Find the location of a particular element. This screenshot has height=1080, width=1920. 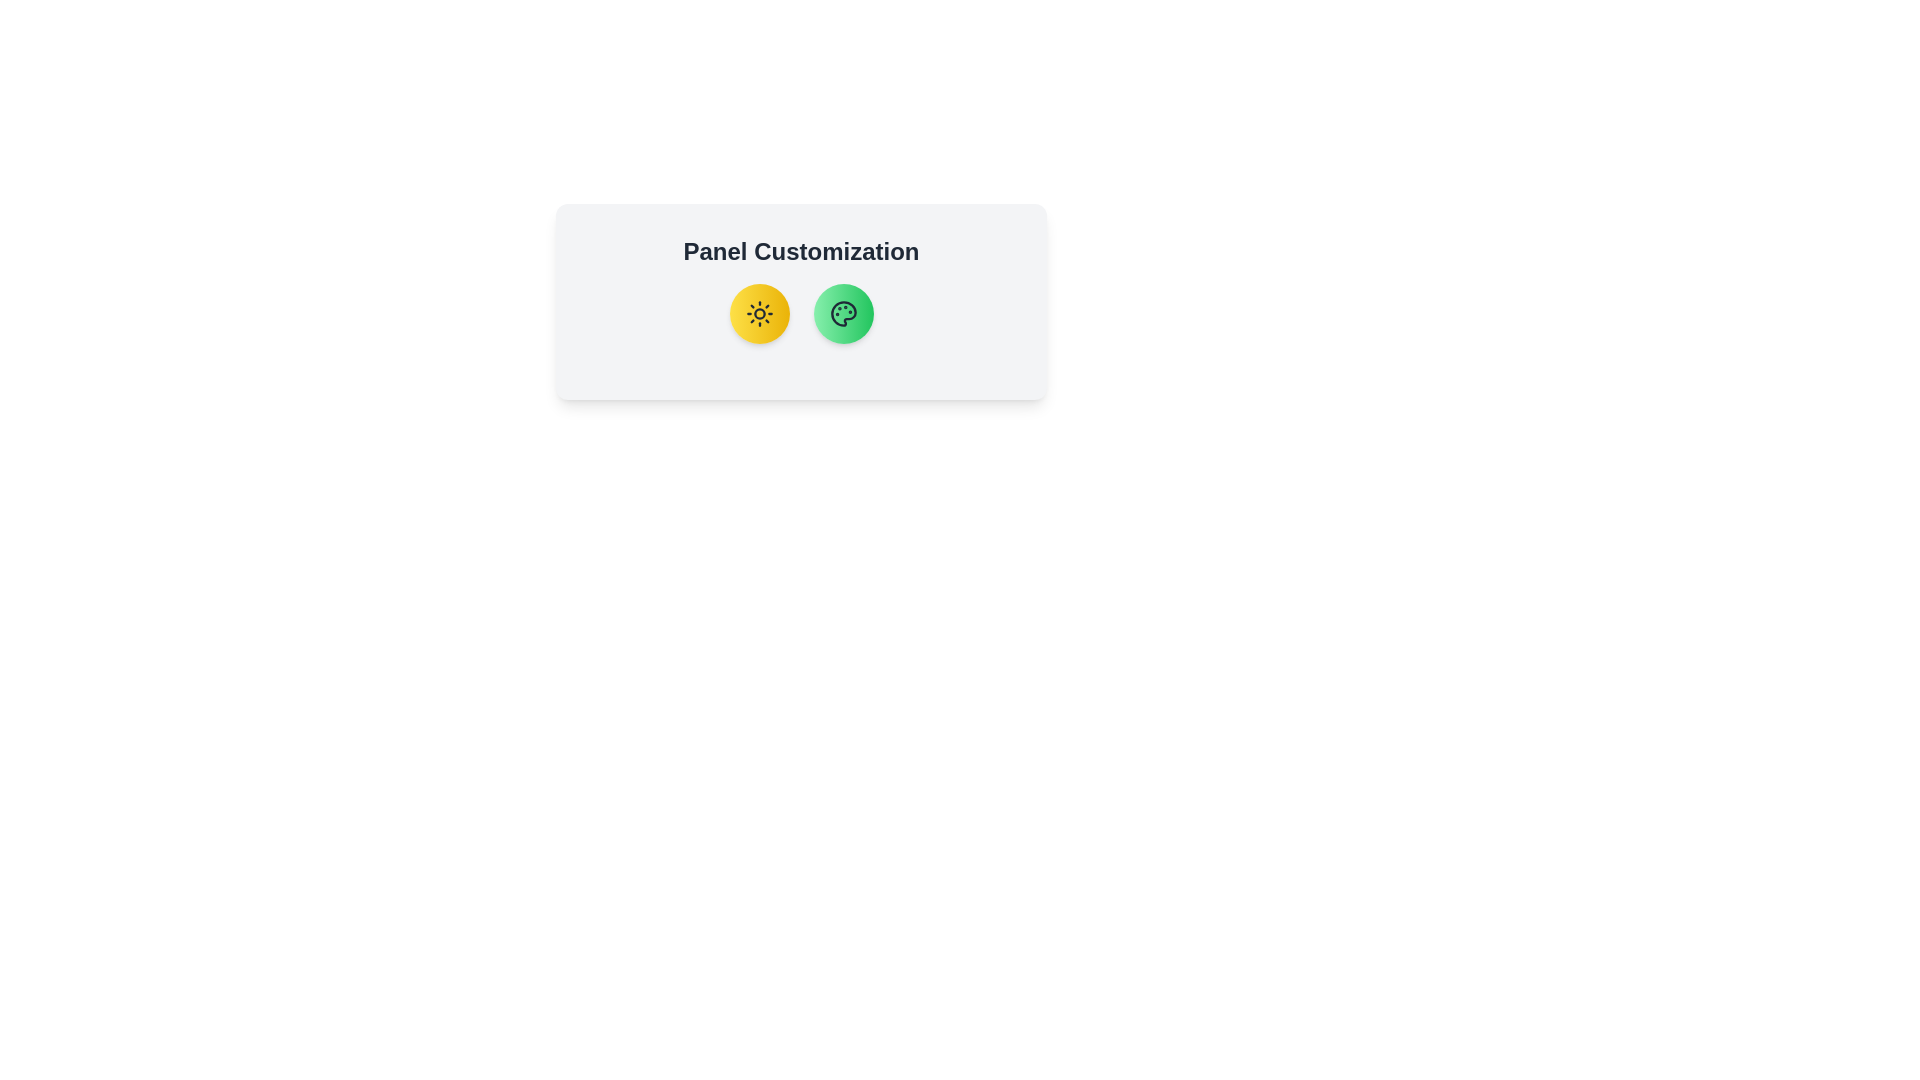

the theme selection button, which is the second button in a horizontal row is located at coordinates (843, 313).